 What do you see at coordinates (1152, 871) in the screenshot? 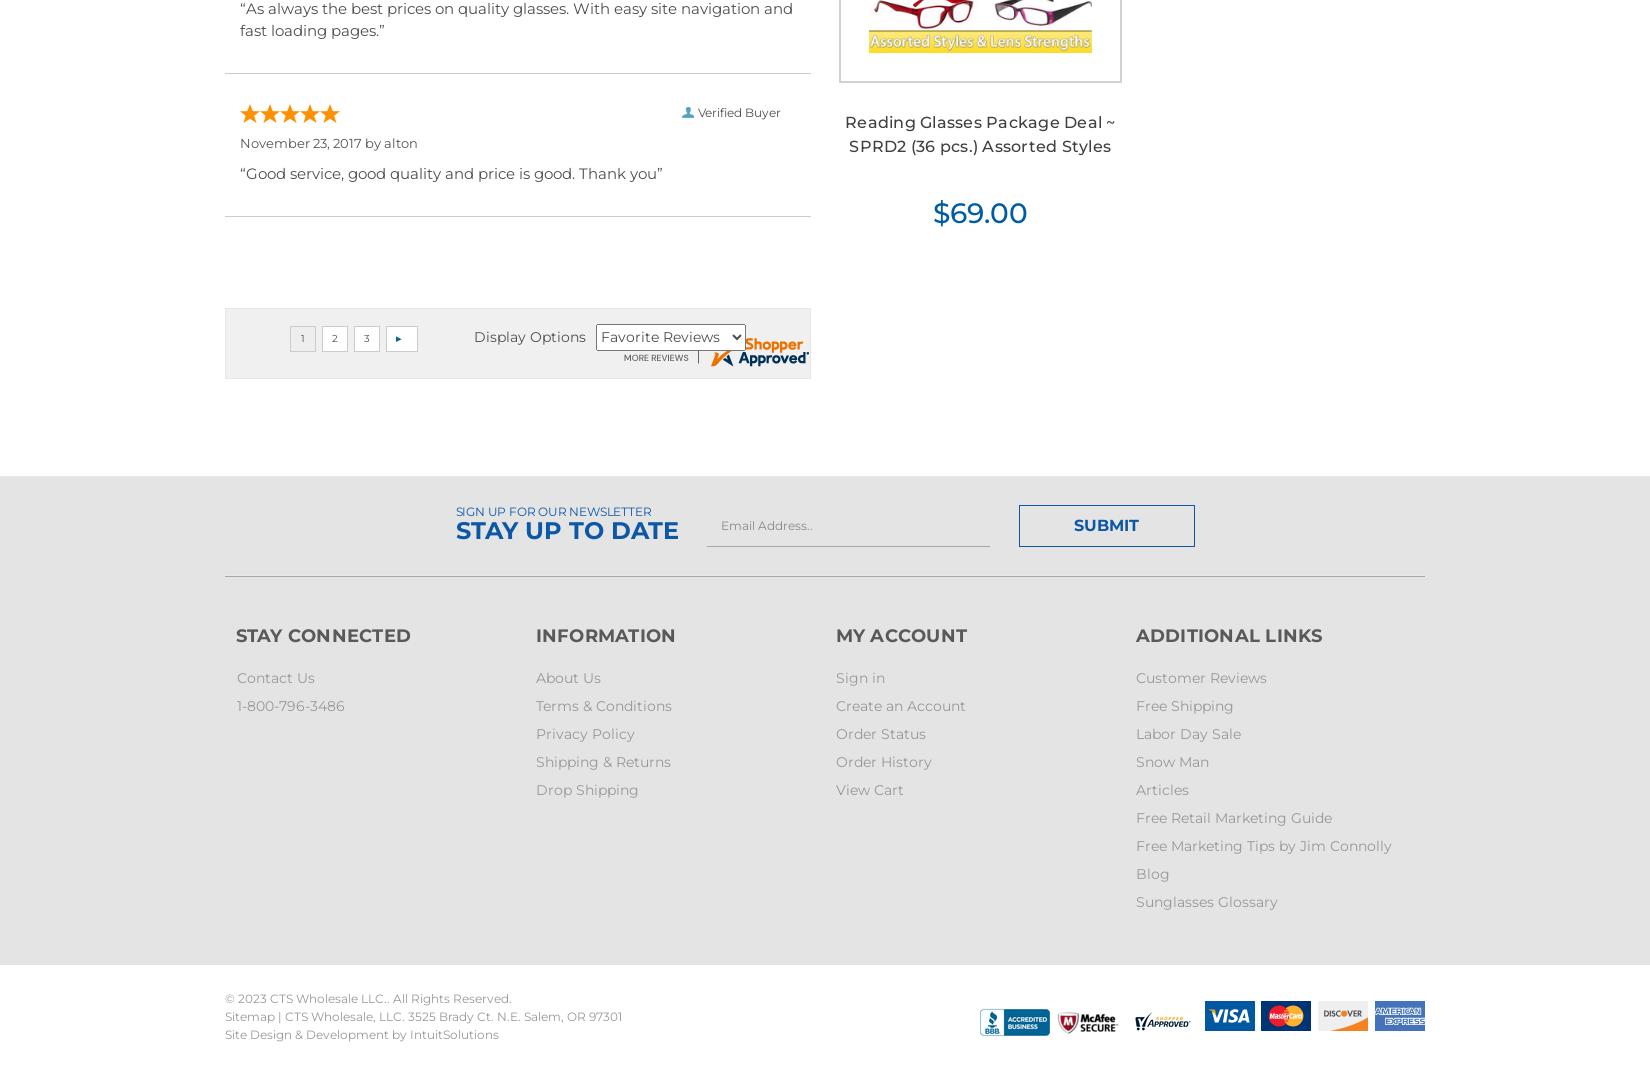
I see `'Blog'` at bounding box center [1152, 871].